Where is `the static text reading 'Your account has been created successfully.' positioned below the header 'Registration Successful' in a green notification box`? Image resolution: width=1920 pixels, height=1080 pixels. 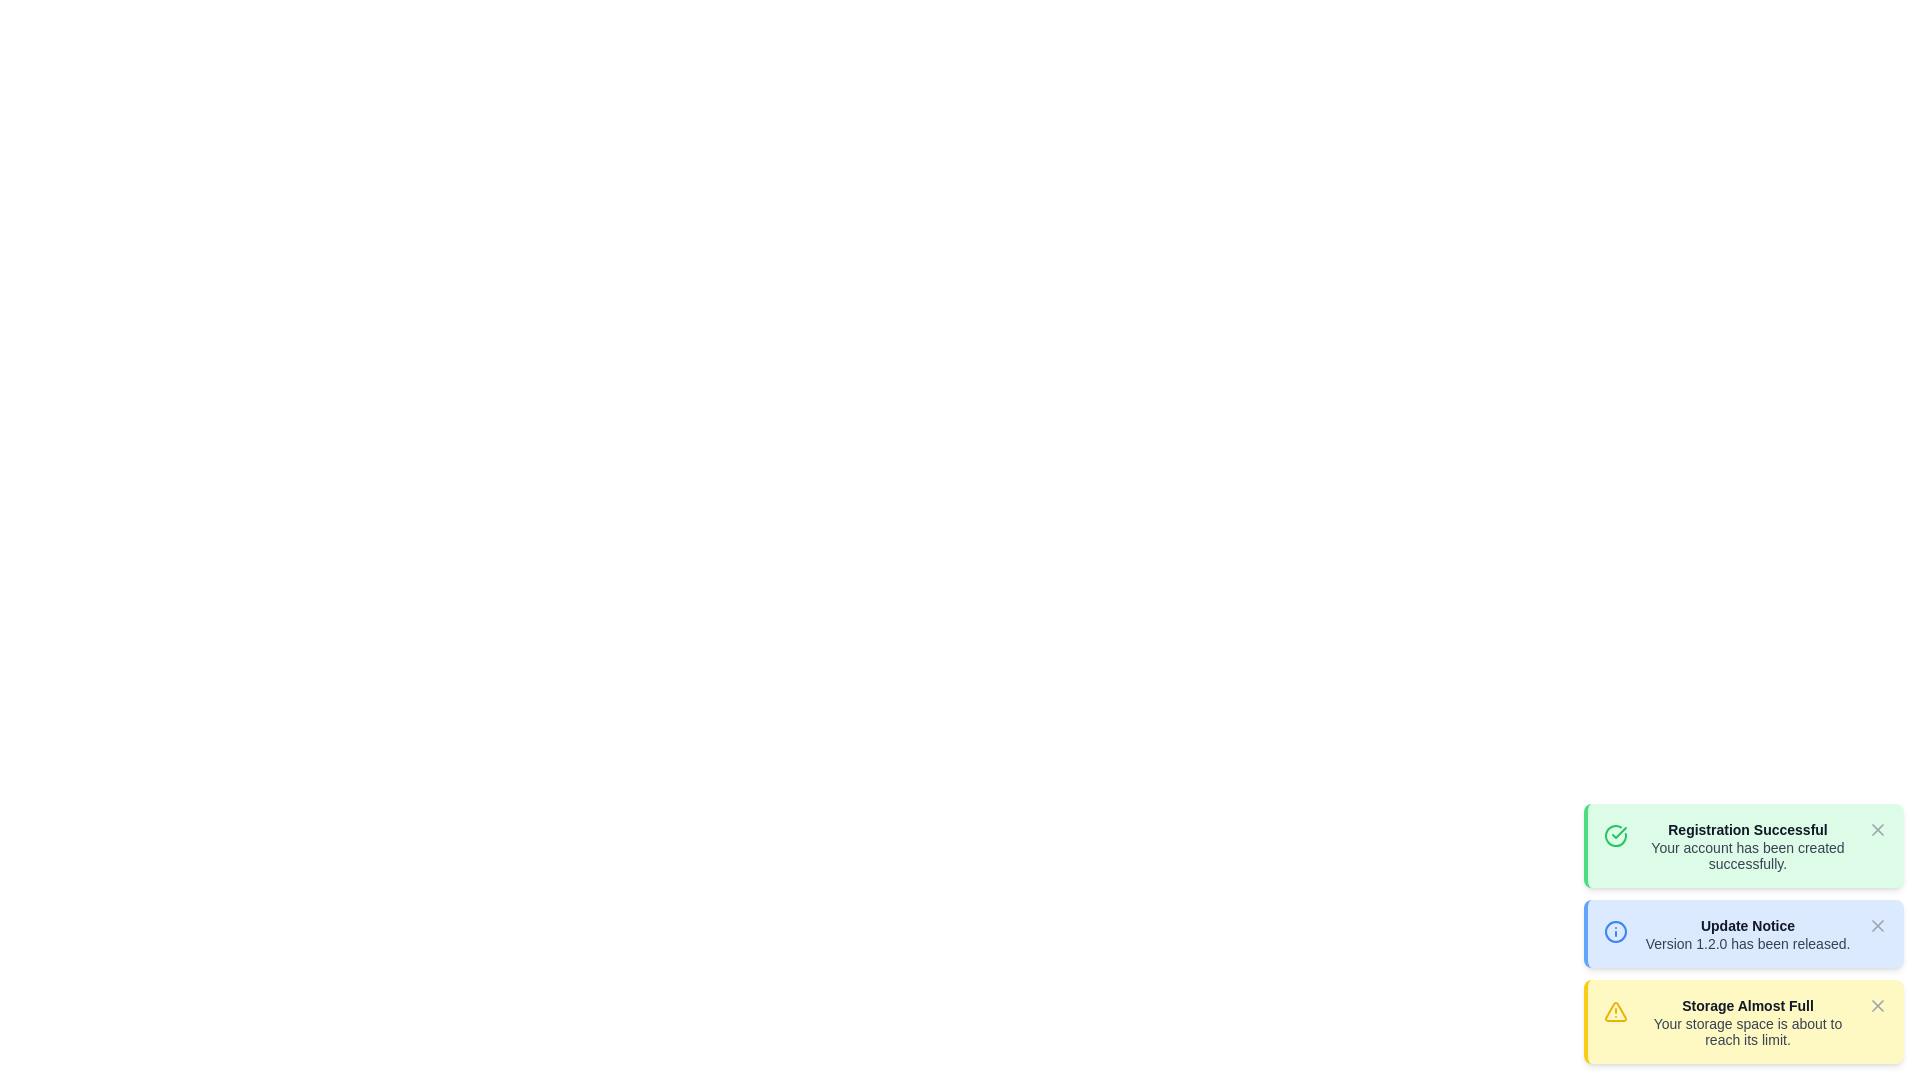
the static text reading 'Your account has been created successfully.' positioned below the header 'Registration Successful' in a green notification box is located at coordinates (1746, 855).